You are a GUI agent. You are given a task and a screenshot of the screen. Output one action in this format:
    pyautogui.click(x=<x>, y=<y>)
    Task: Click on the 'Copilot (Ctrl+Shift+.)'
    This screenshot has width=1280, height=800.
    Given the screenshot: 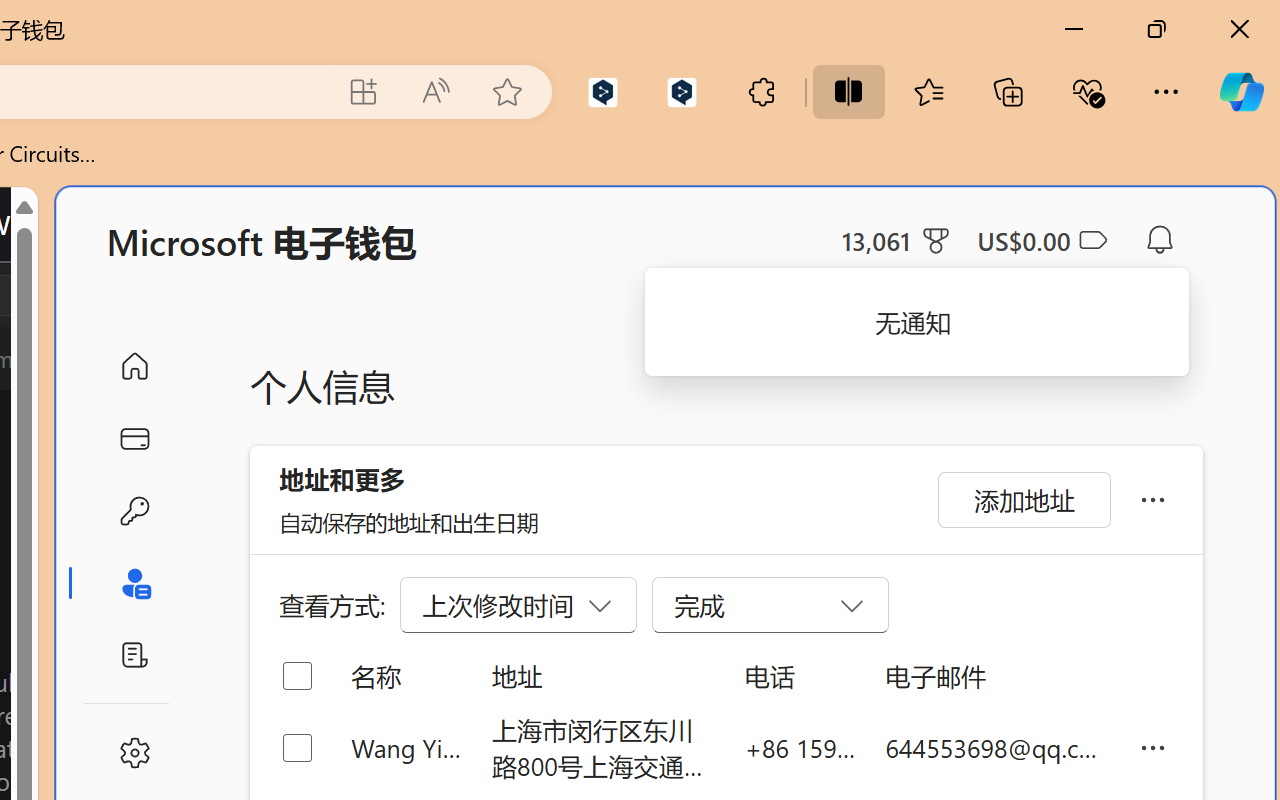 What is the action you would take?
    pyautogui.click(x=1240, y=91)
    